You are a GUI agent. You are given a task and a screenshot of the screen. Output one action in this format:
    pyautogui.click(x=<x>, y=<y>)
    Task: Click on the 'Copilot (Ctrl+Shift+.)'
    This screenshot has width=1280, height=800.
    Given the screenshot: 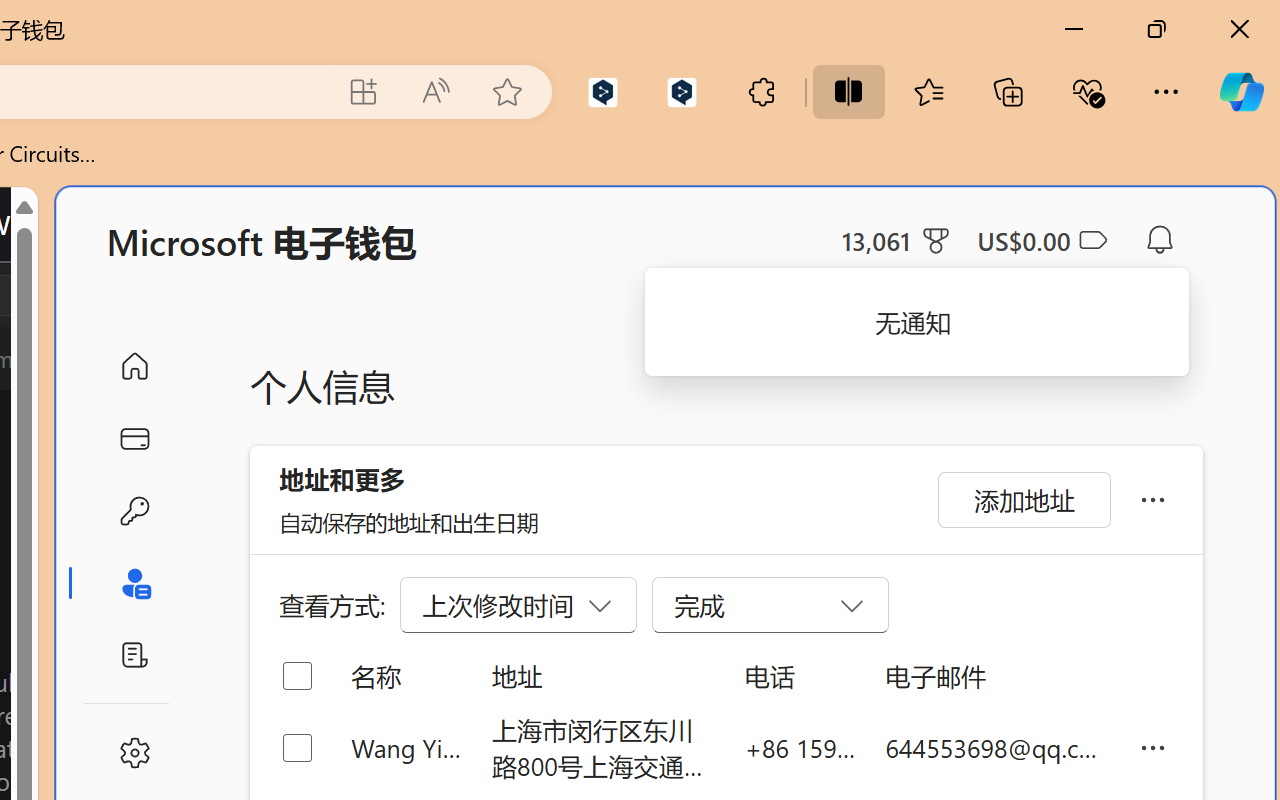 What is the action you would take?
    pyautogui.click(x=1240, y=91)
    